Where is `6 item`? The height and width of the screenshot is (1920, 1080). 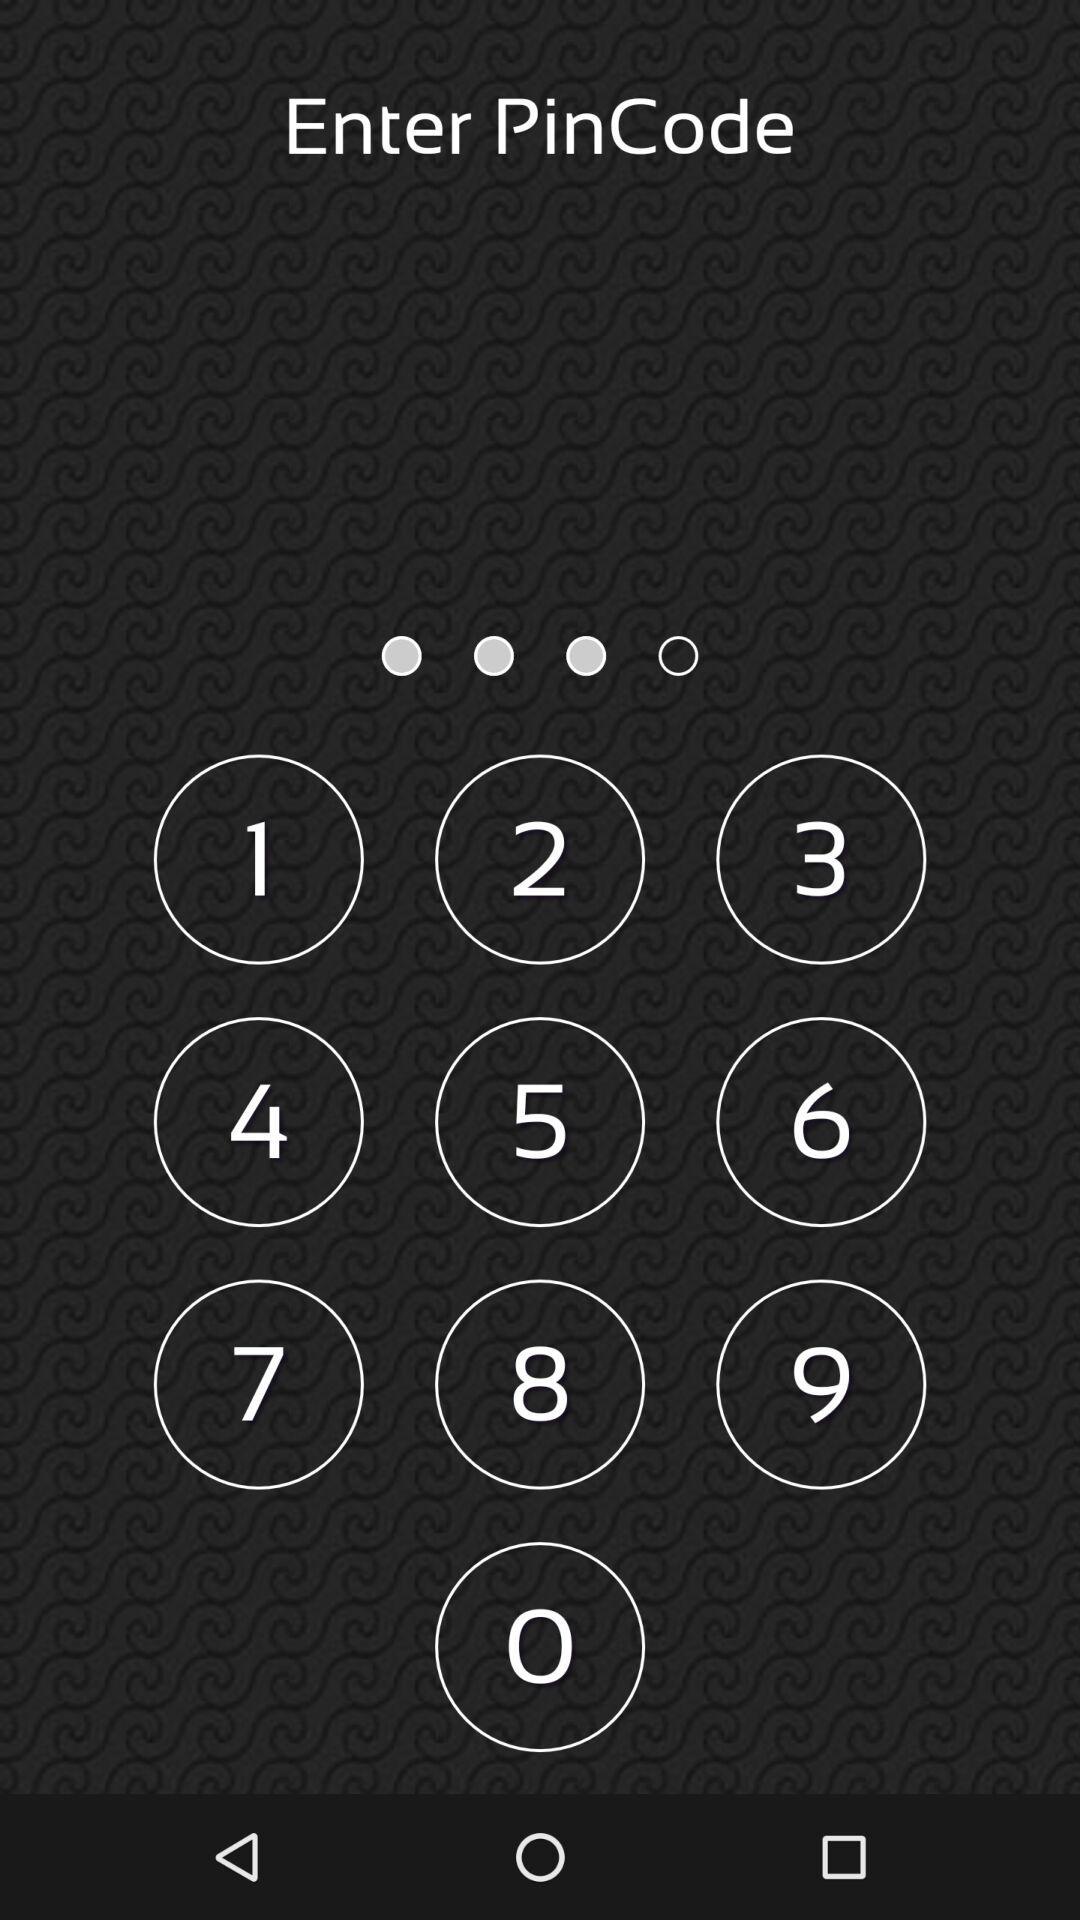
6 item is located at coordinates (821, 1122).